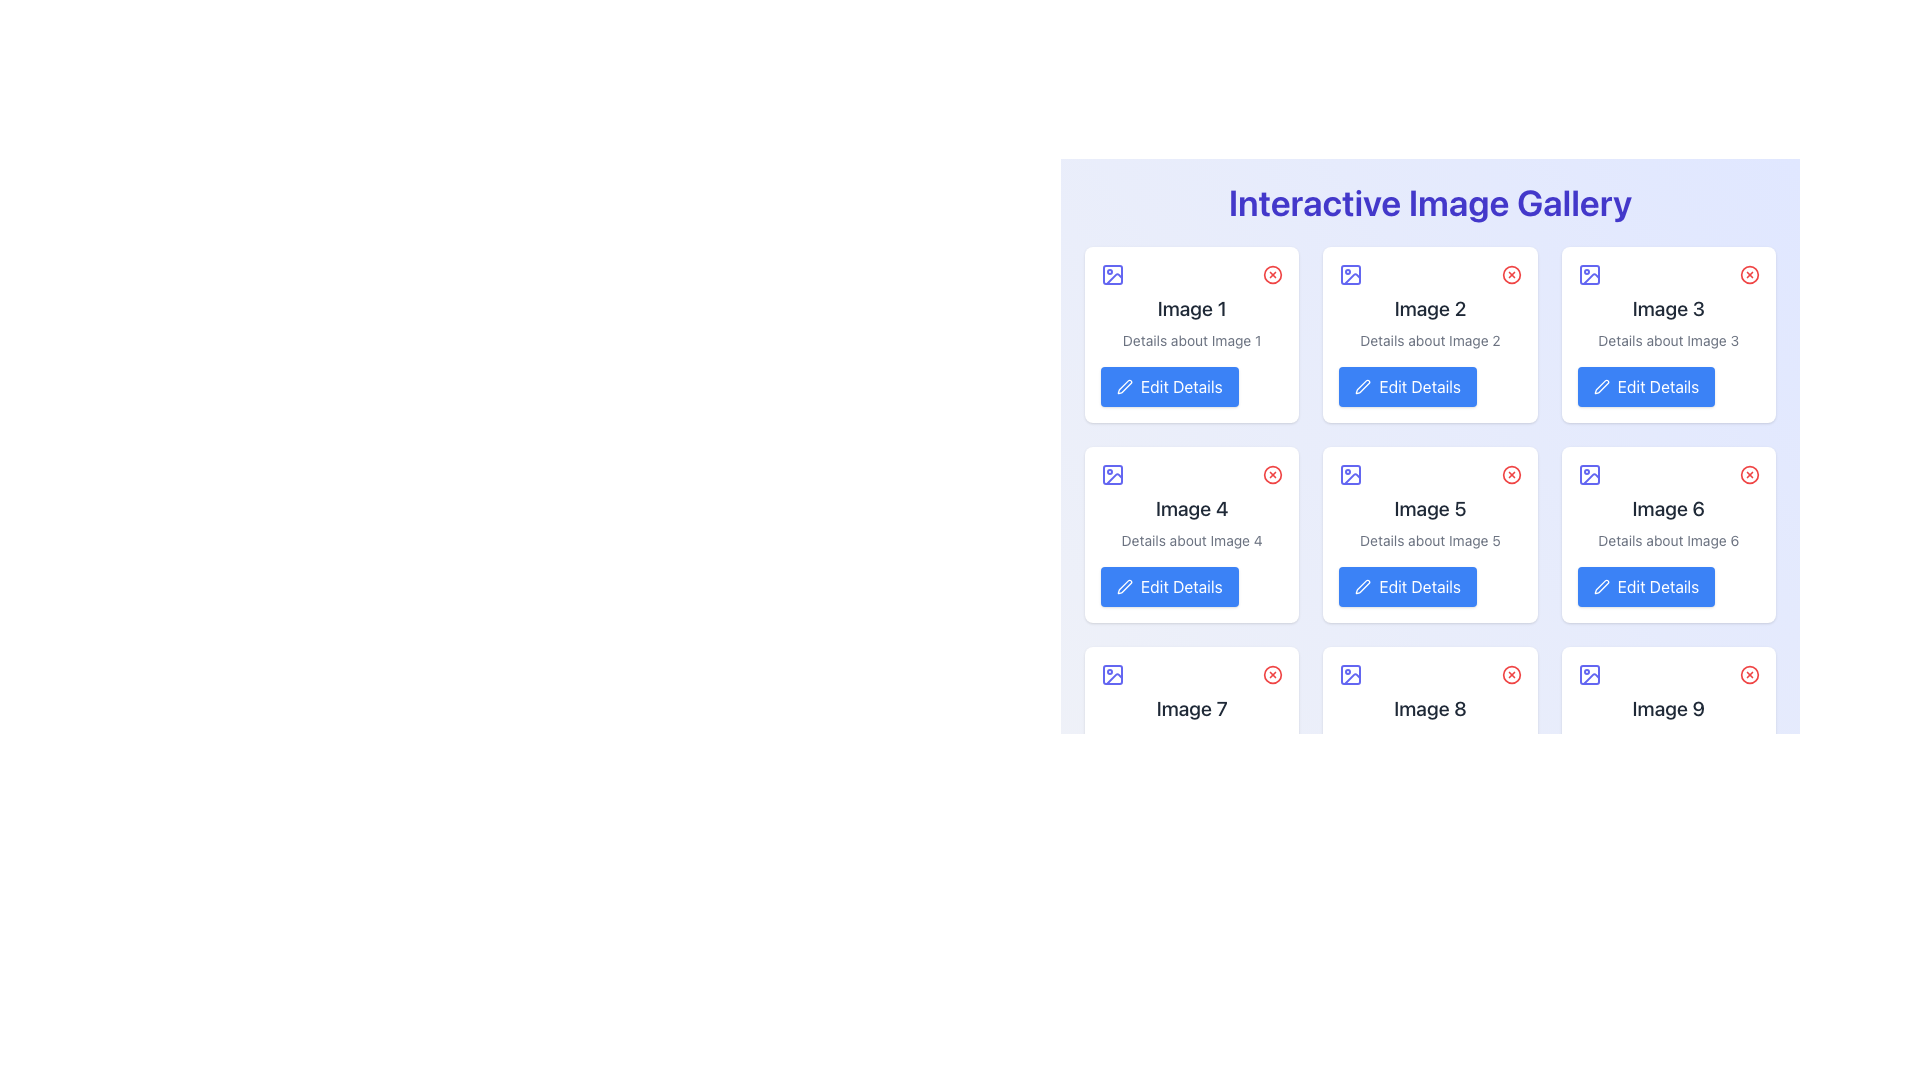 This screenshot has width=1920, height=1080. Describe the element at coordinates (1192, 334) in the screenshot. I see `the Card component displaying 'Image 1' located at the top-left corner of the grid layout` at that location.